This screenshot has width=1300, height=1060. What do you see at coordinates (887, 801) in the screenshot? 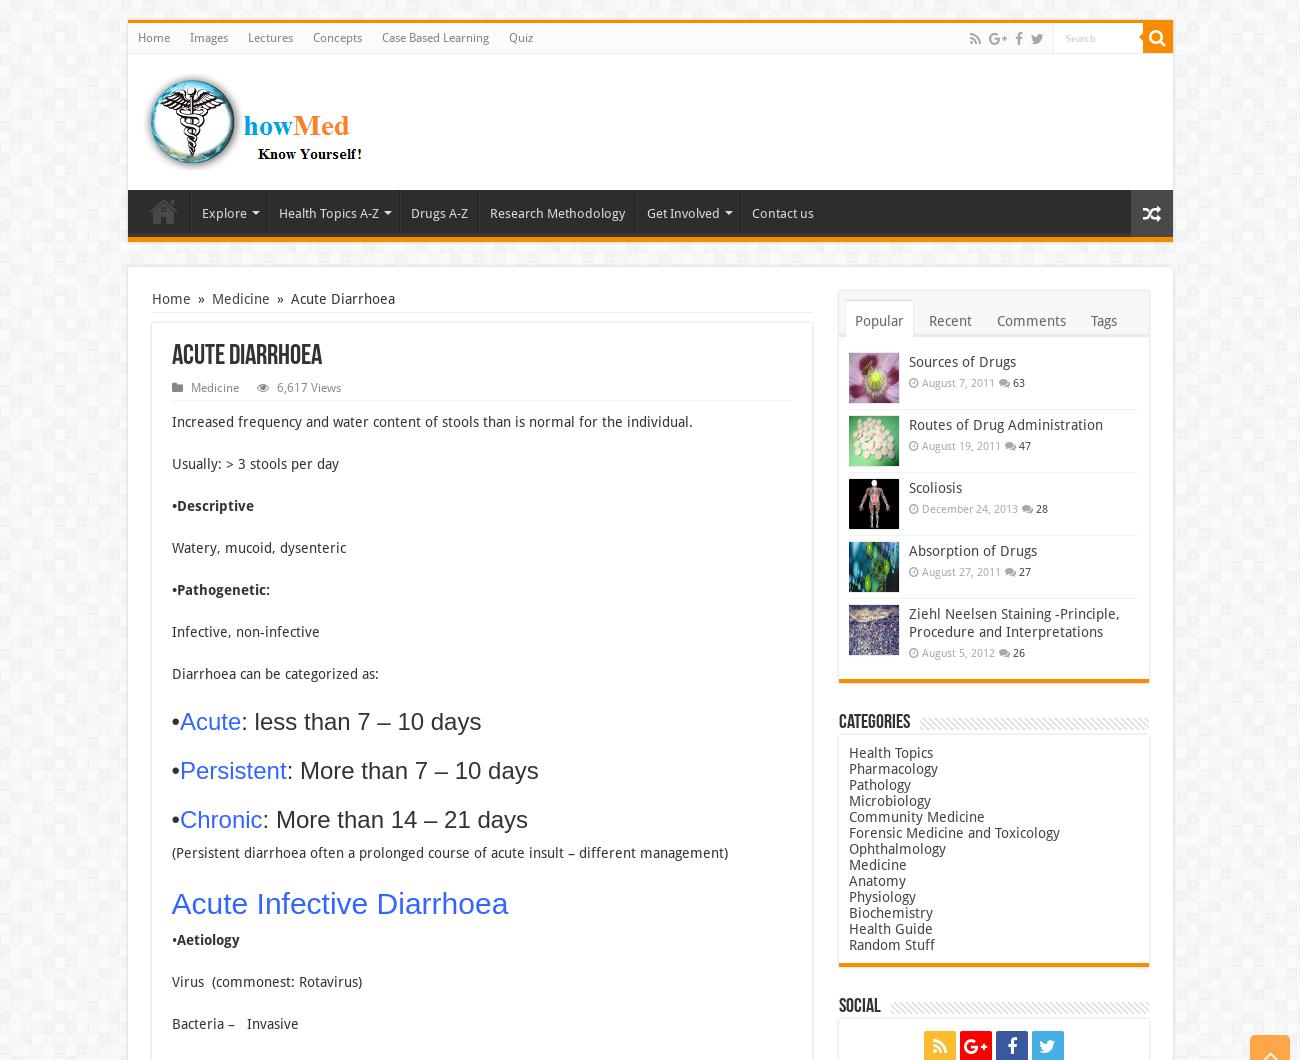
I see `'Microbiology'` at bounding box center [887, 801].